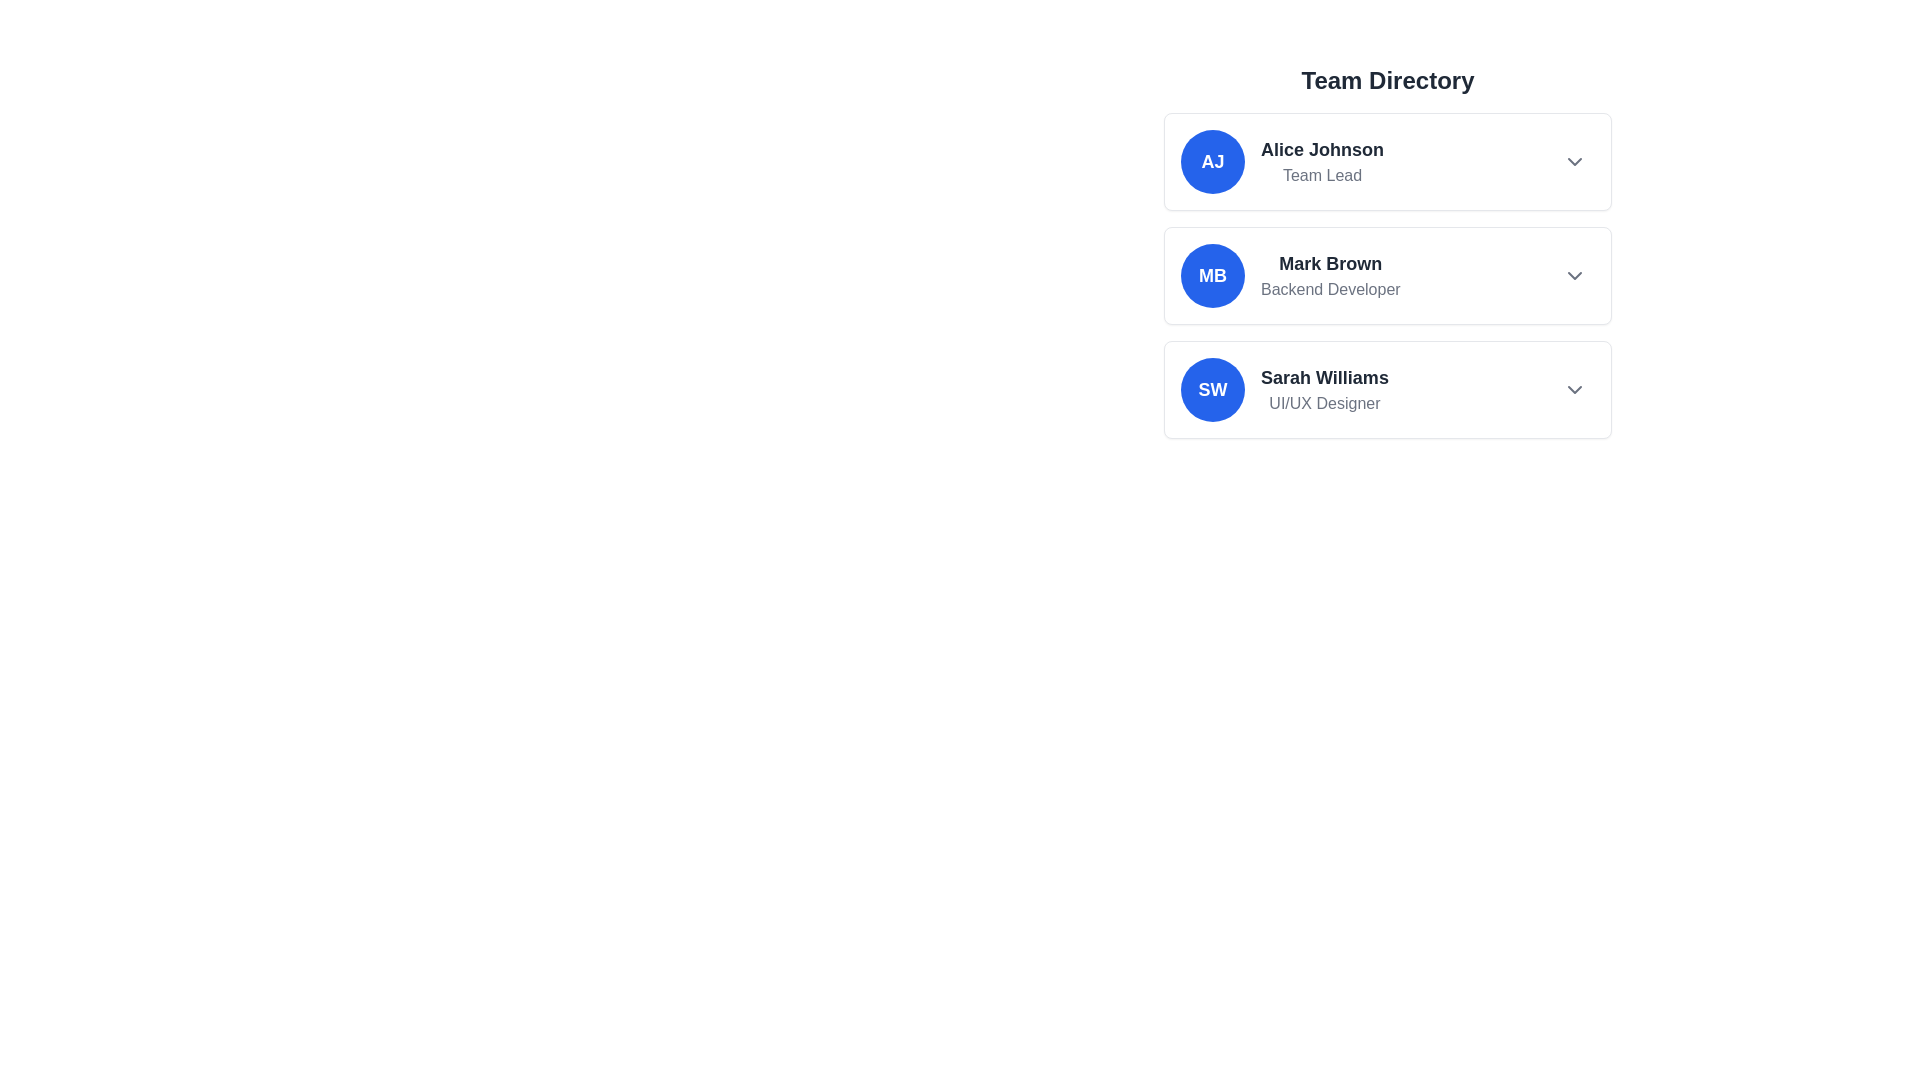 This screenshot has height=1080, width=1920. Describe the element at coordinates (1330, 276) in the screenshot. I see `the Text block displaying the name and job role ('Backend Developer') of a person in the second card of the 'Team Directory' section, located to the right of the blue circular element with initials 'MB'` at that location.